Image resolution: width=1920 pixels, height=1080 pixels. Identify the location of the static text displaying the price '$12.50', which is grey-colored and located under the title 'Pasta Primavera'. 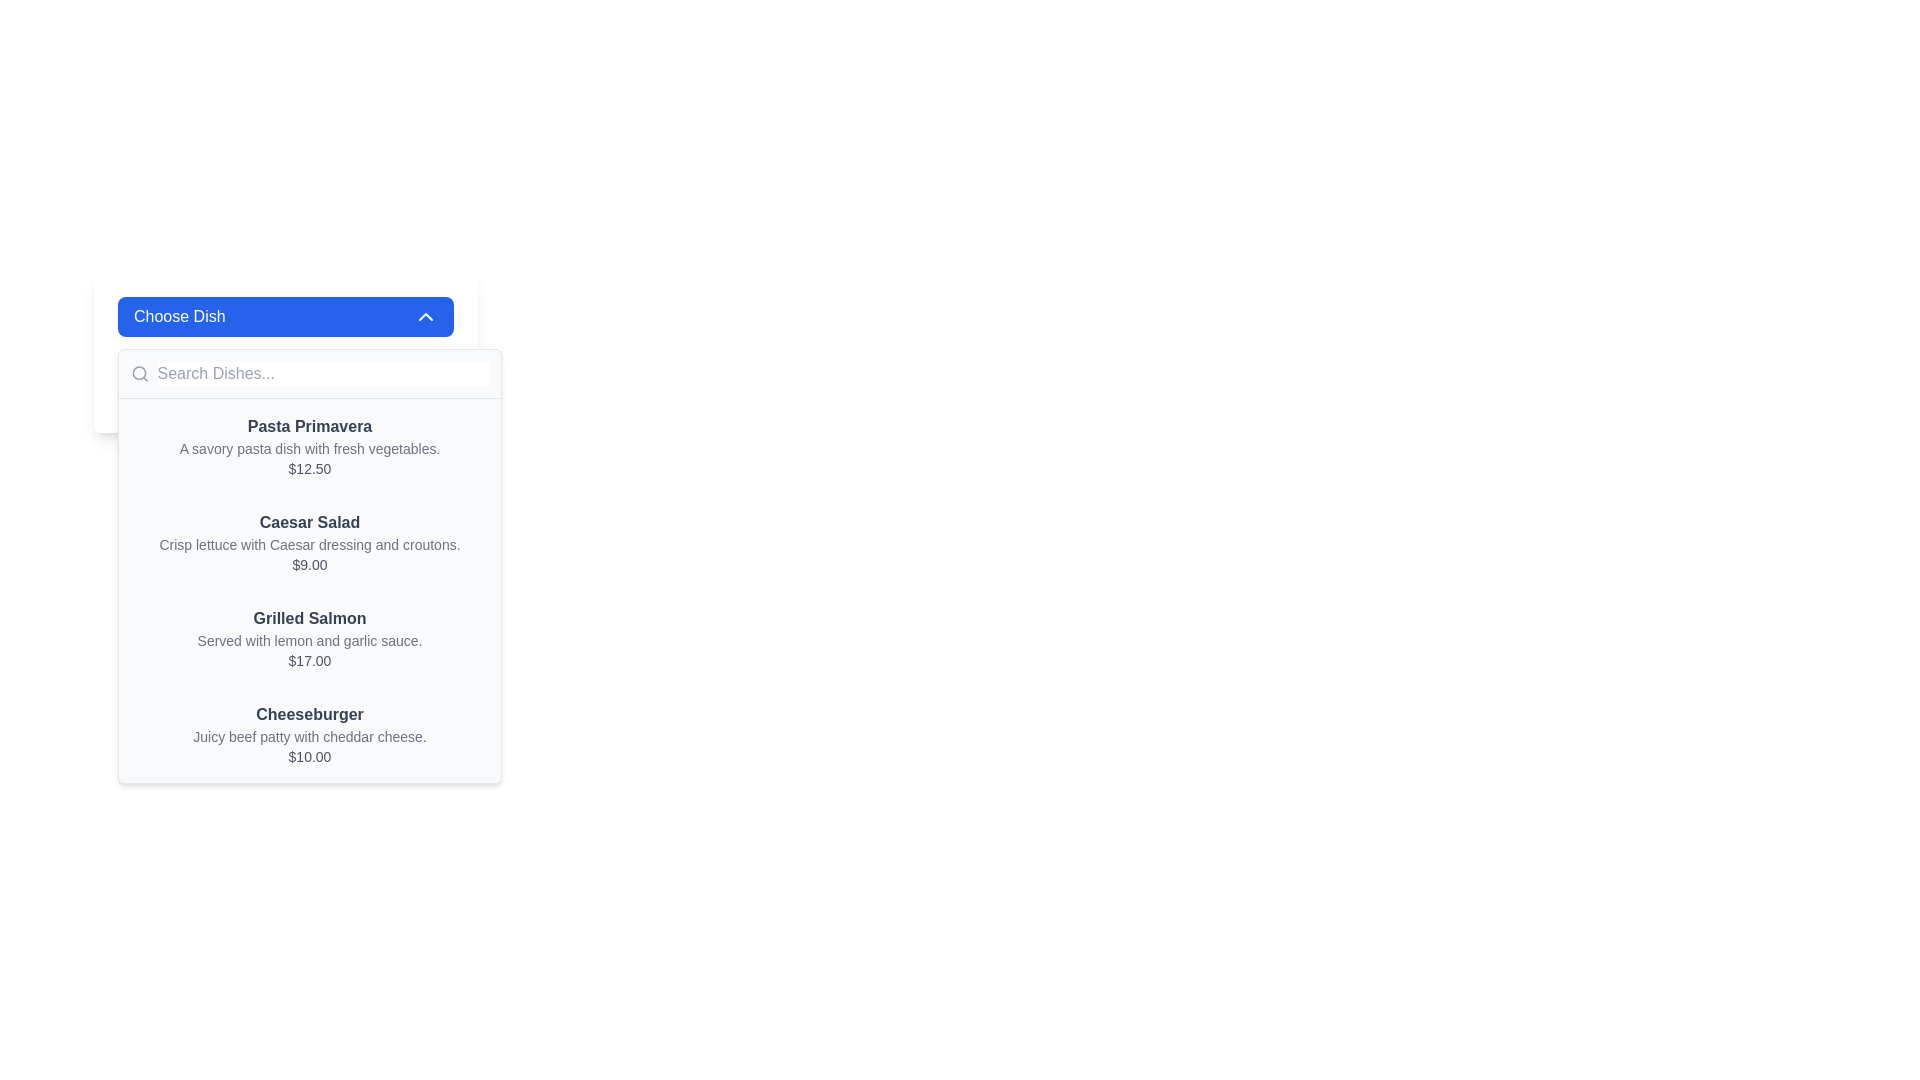
(309, 469).